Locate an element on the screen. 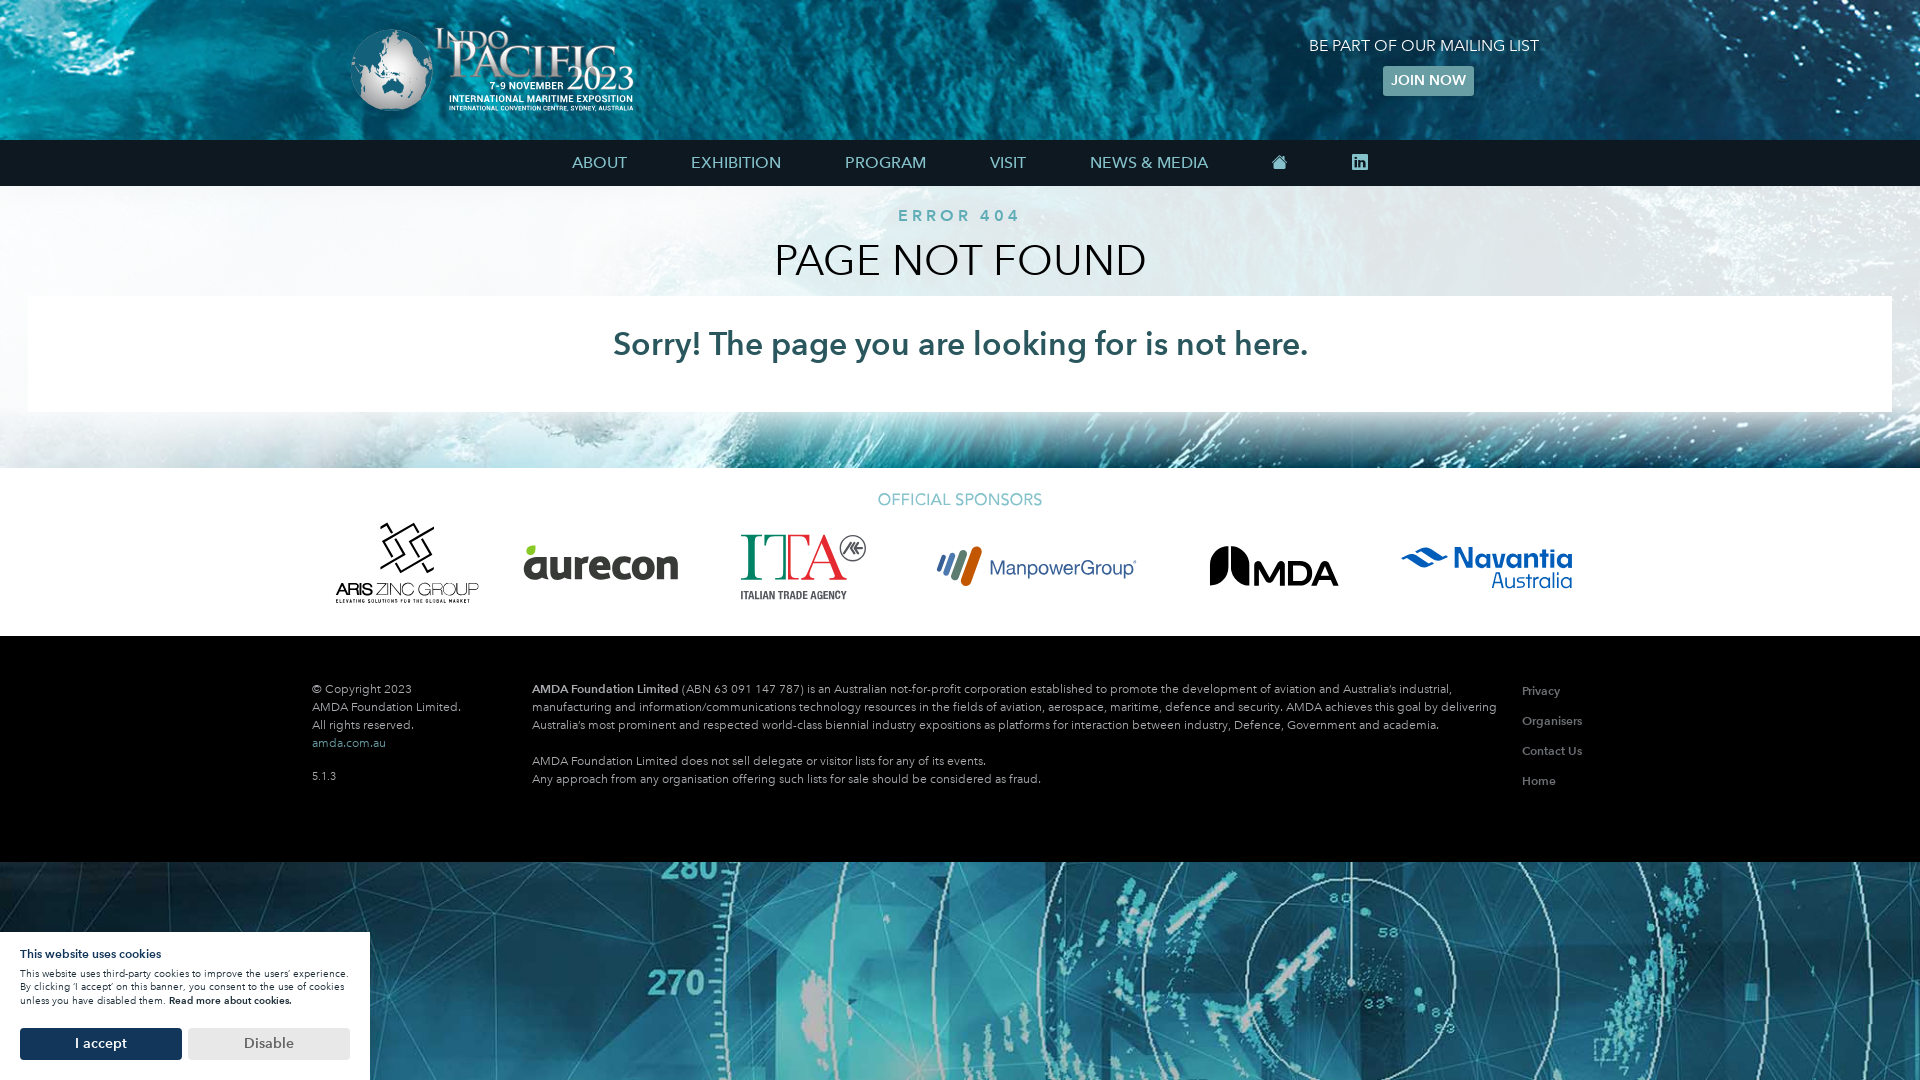 This screenshot has width=1920, height=1080. 'I accept' is located at coordinates (99, 1043).